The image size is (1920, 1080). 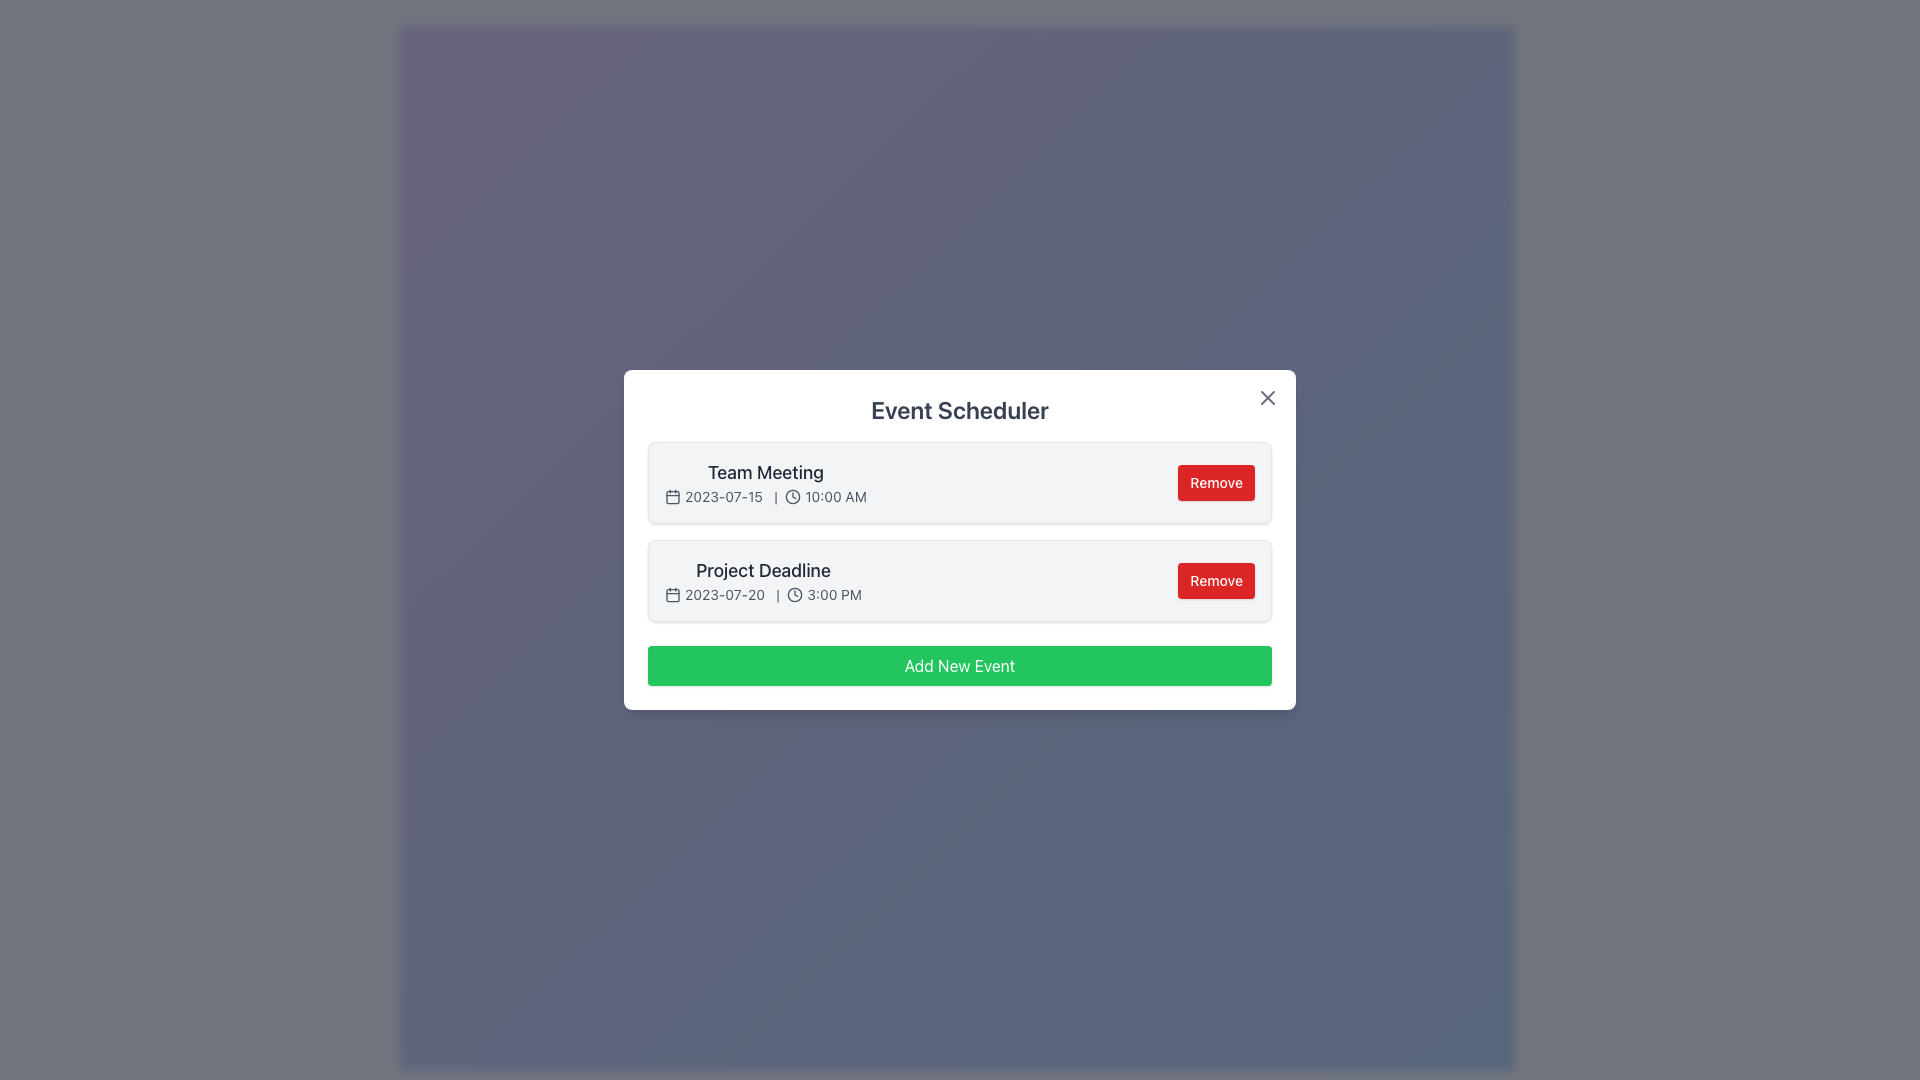 What do you see at coordinates (672, 496) in the screenshot?
I see `the calendar icon represented as an SVG graphic, which is the first icon in the row displaying event information for the 'Team Meeting' event section` at bounding box center [672, 496].